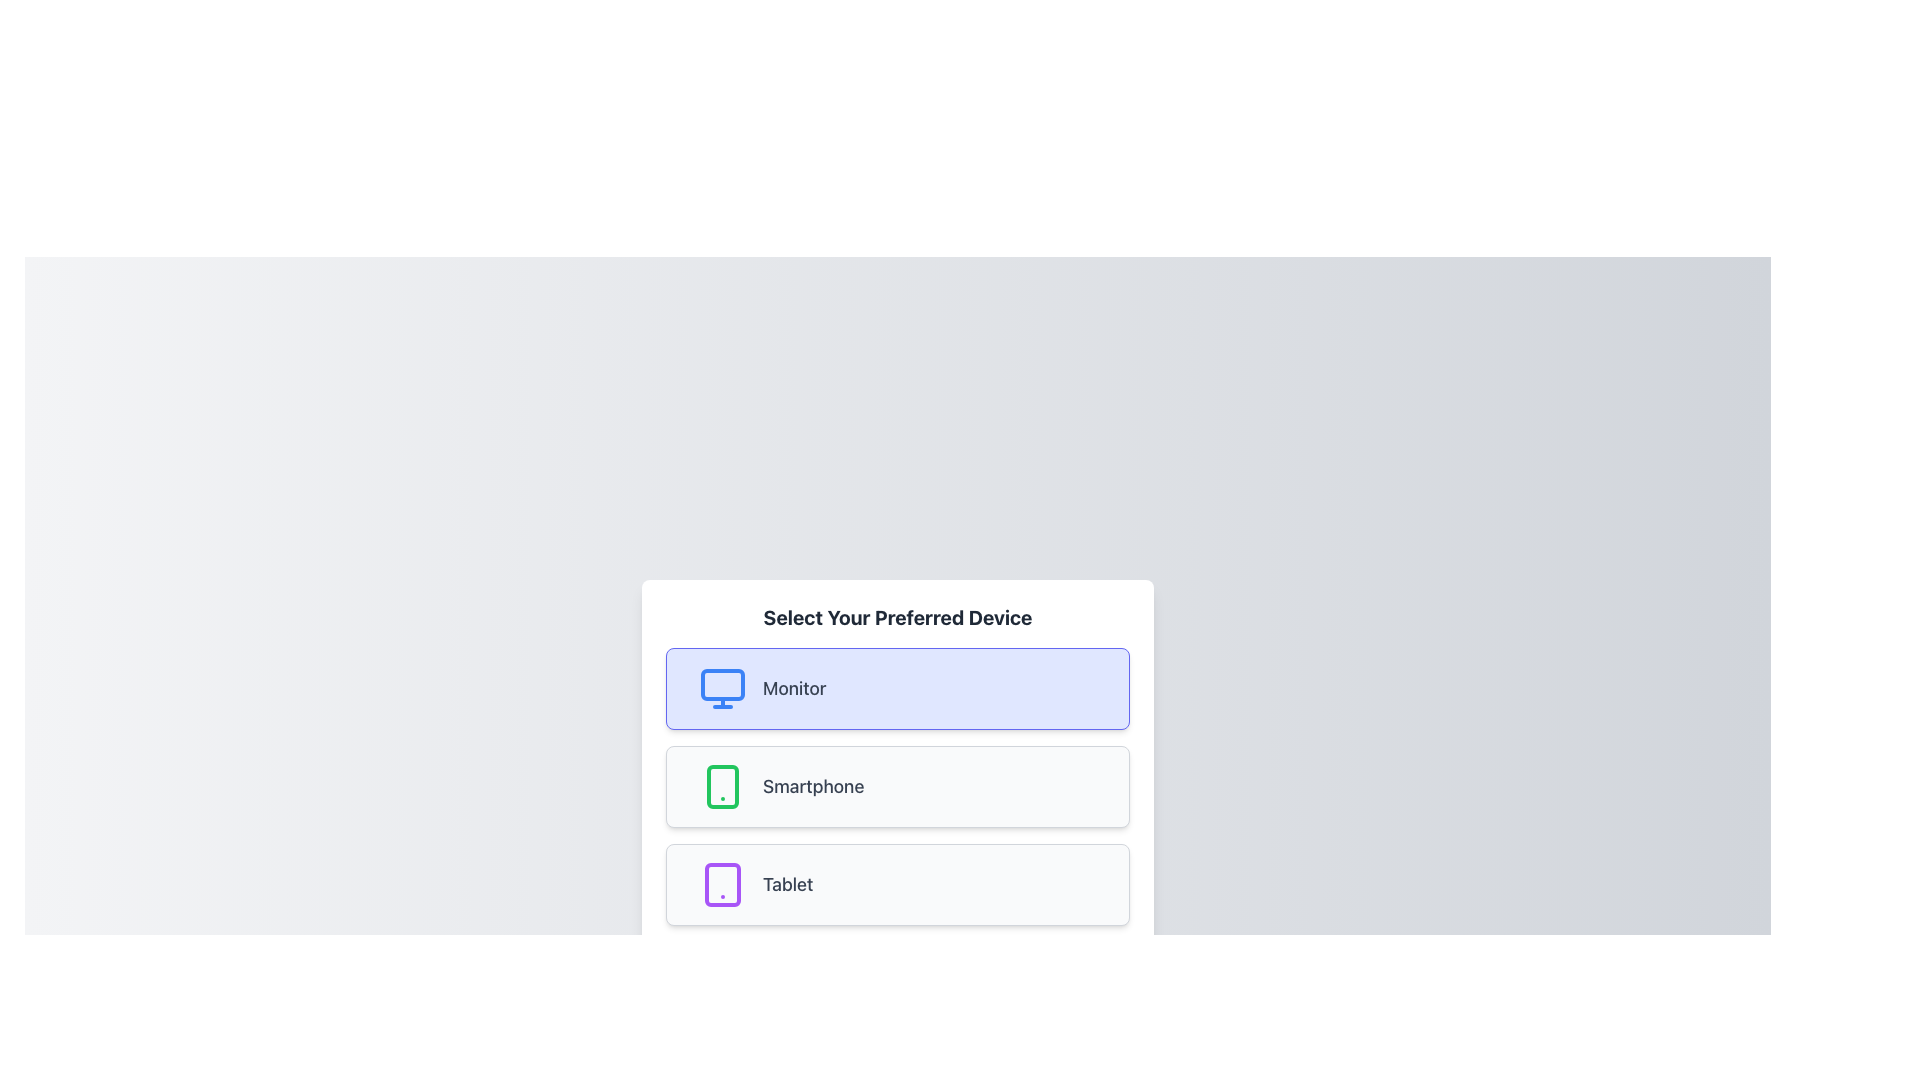 This screenshot has height=1080, width=1920. Describe the element at coordinates (722, 688) in the screenshot. I see `the 'Monitor' icon located above the 'Monitor' label within the selection interface` at that location.